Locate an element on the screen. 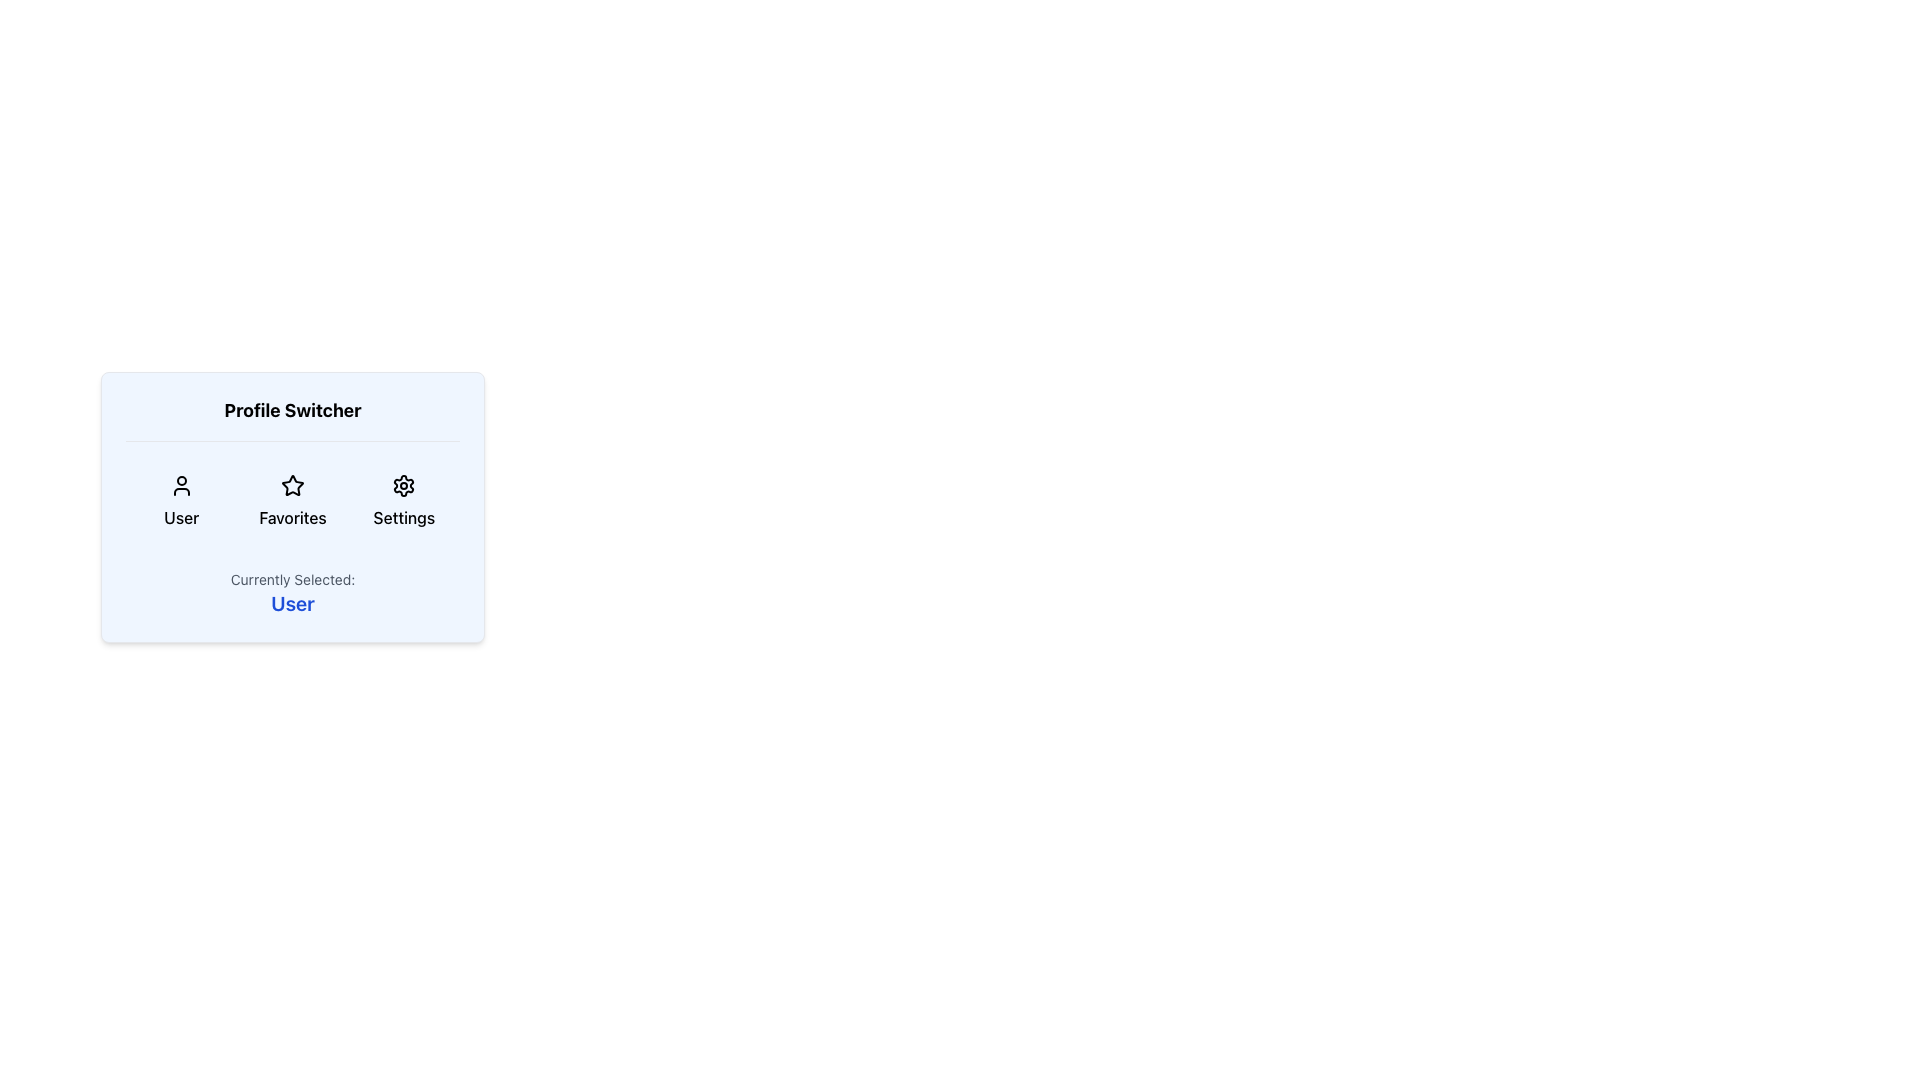 The height and width of the screenshot is (1080, 1920). star icon representing the 'Favorites' section by using developer tools is located at coordinates (291, 486).